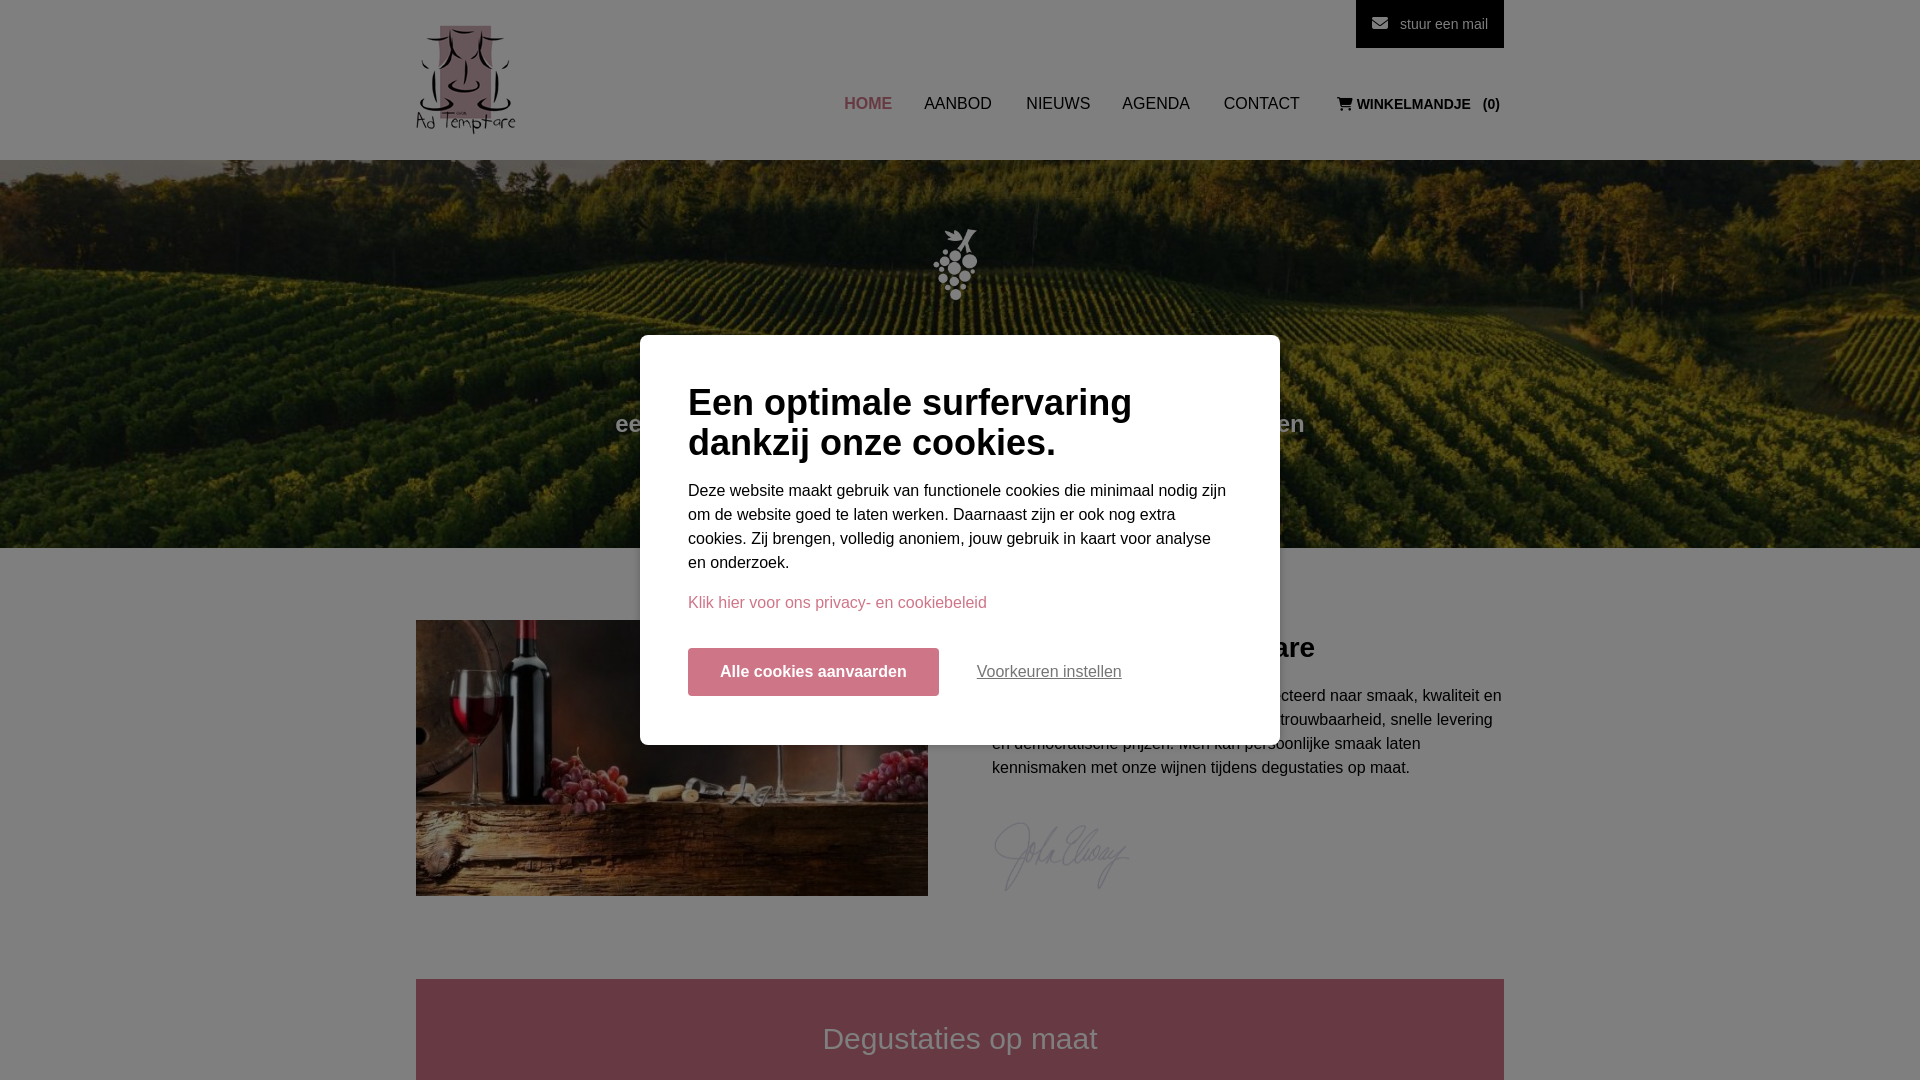 The width and height of the screenshot is (1920, 1080). I want to click on 'NIEUWS', so click(1056, 104).